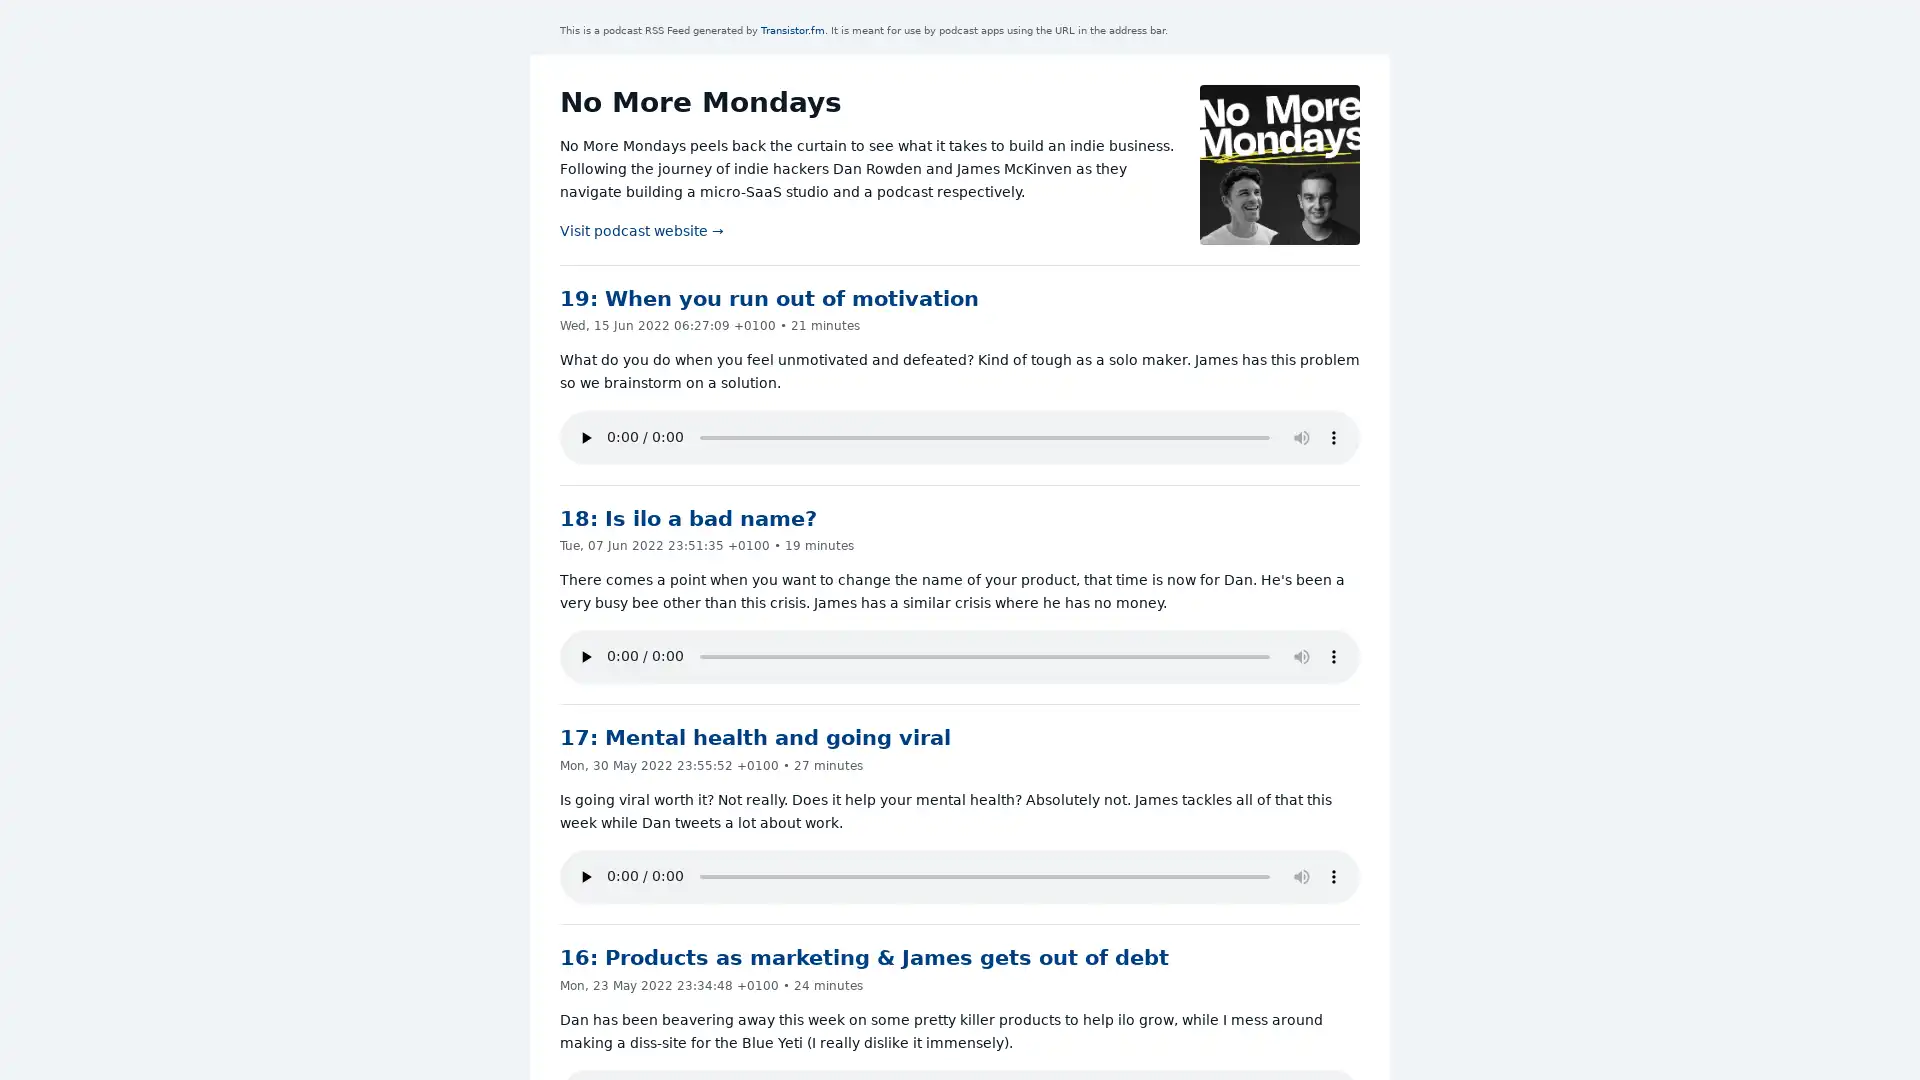 The width and height of the screenshot is (1920, 1080). I want to click on mute, so click(1301, 656).